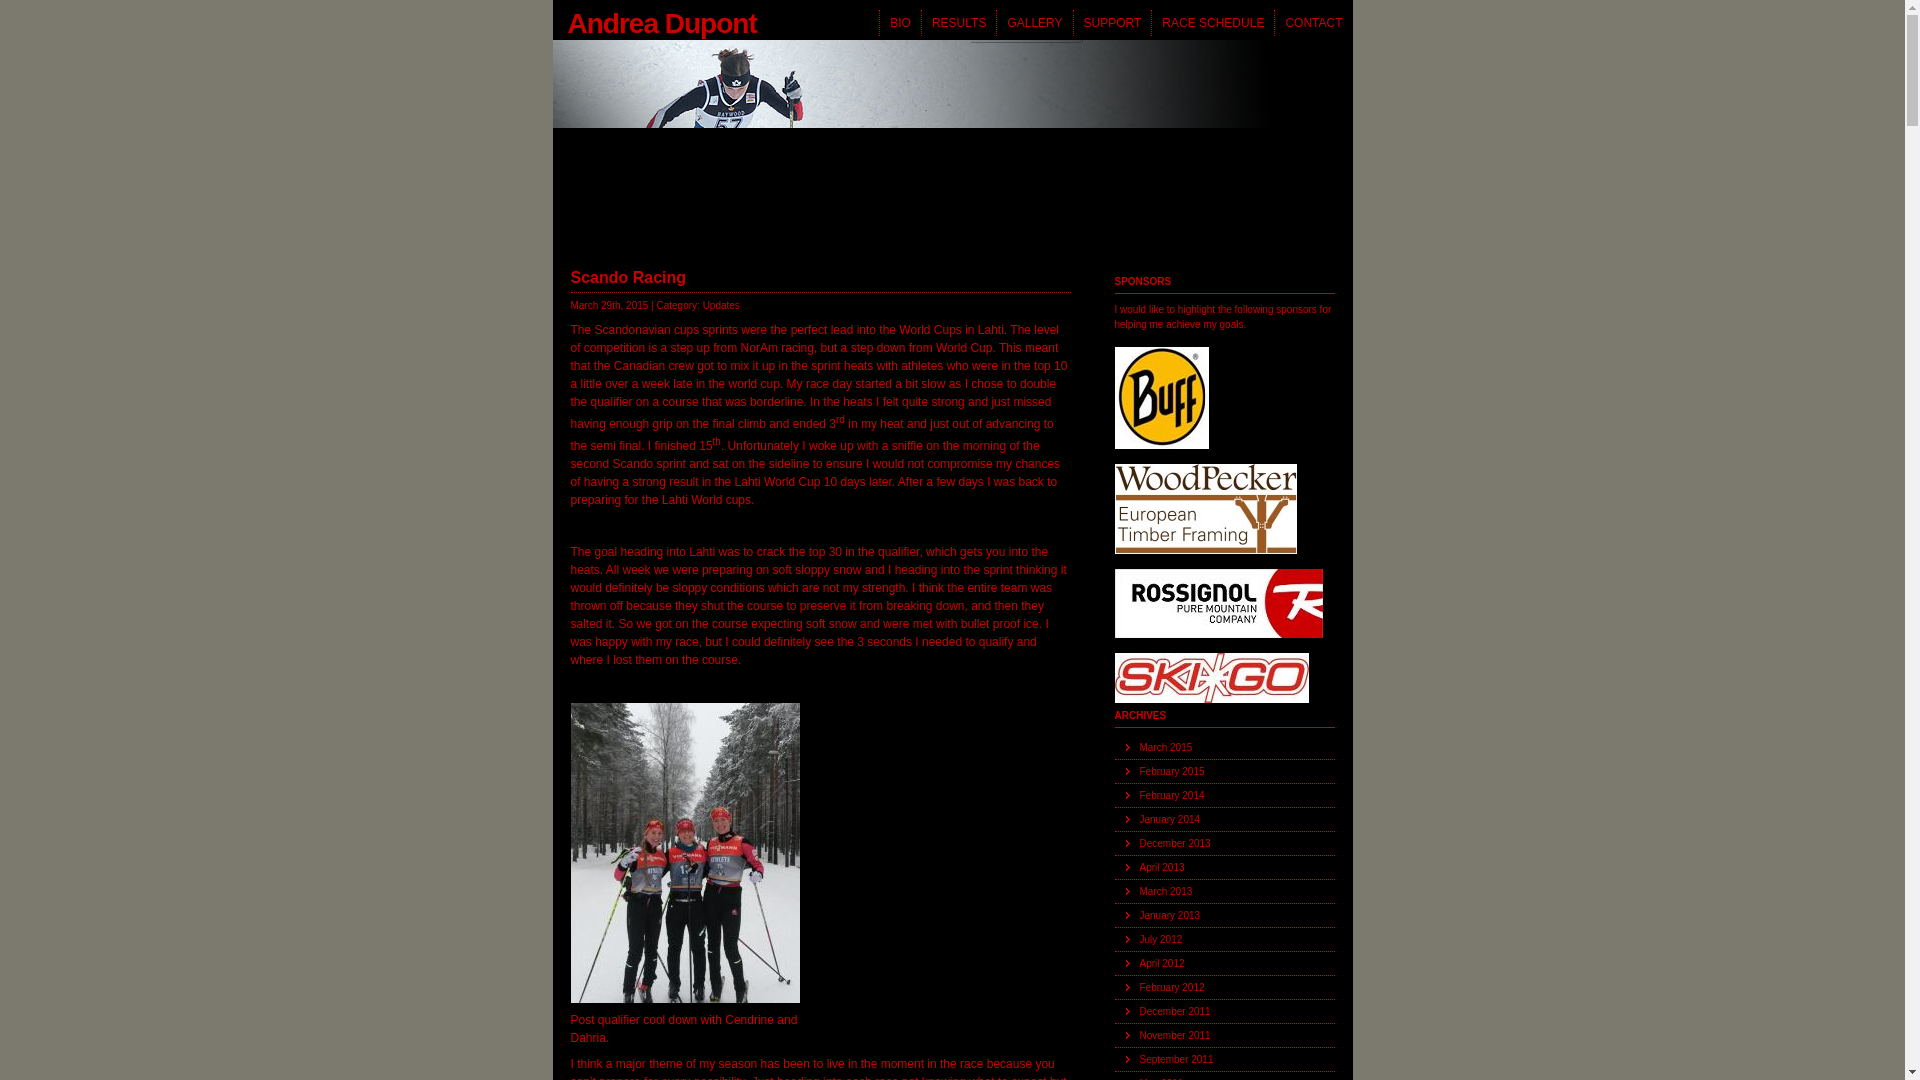 The height and width of the screenshot is (1080, 1920). What do you see at coordinates (957, 23) in the screenshot?
I see `'RESULTS'` at bounding box center [957, 23].